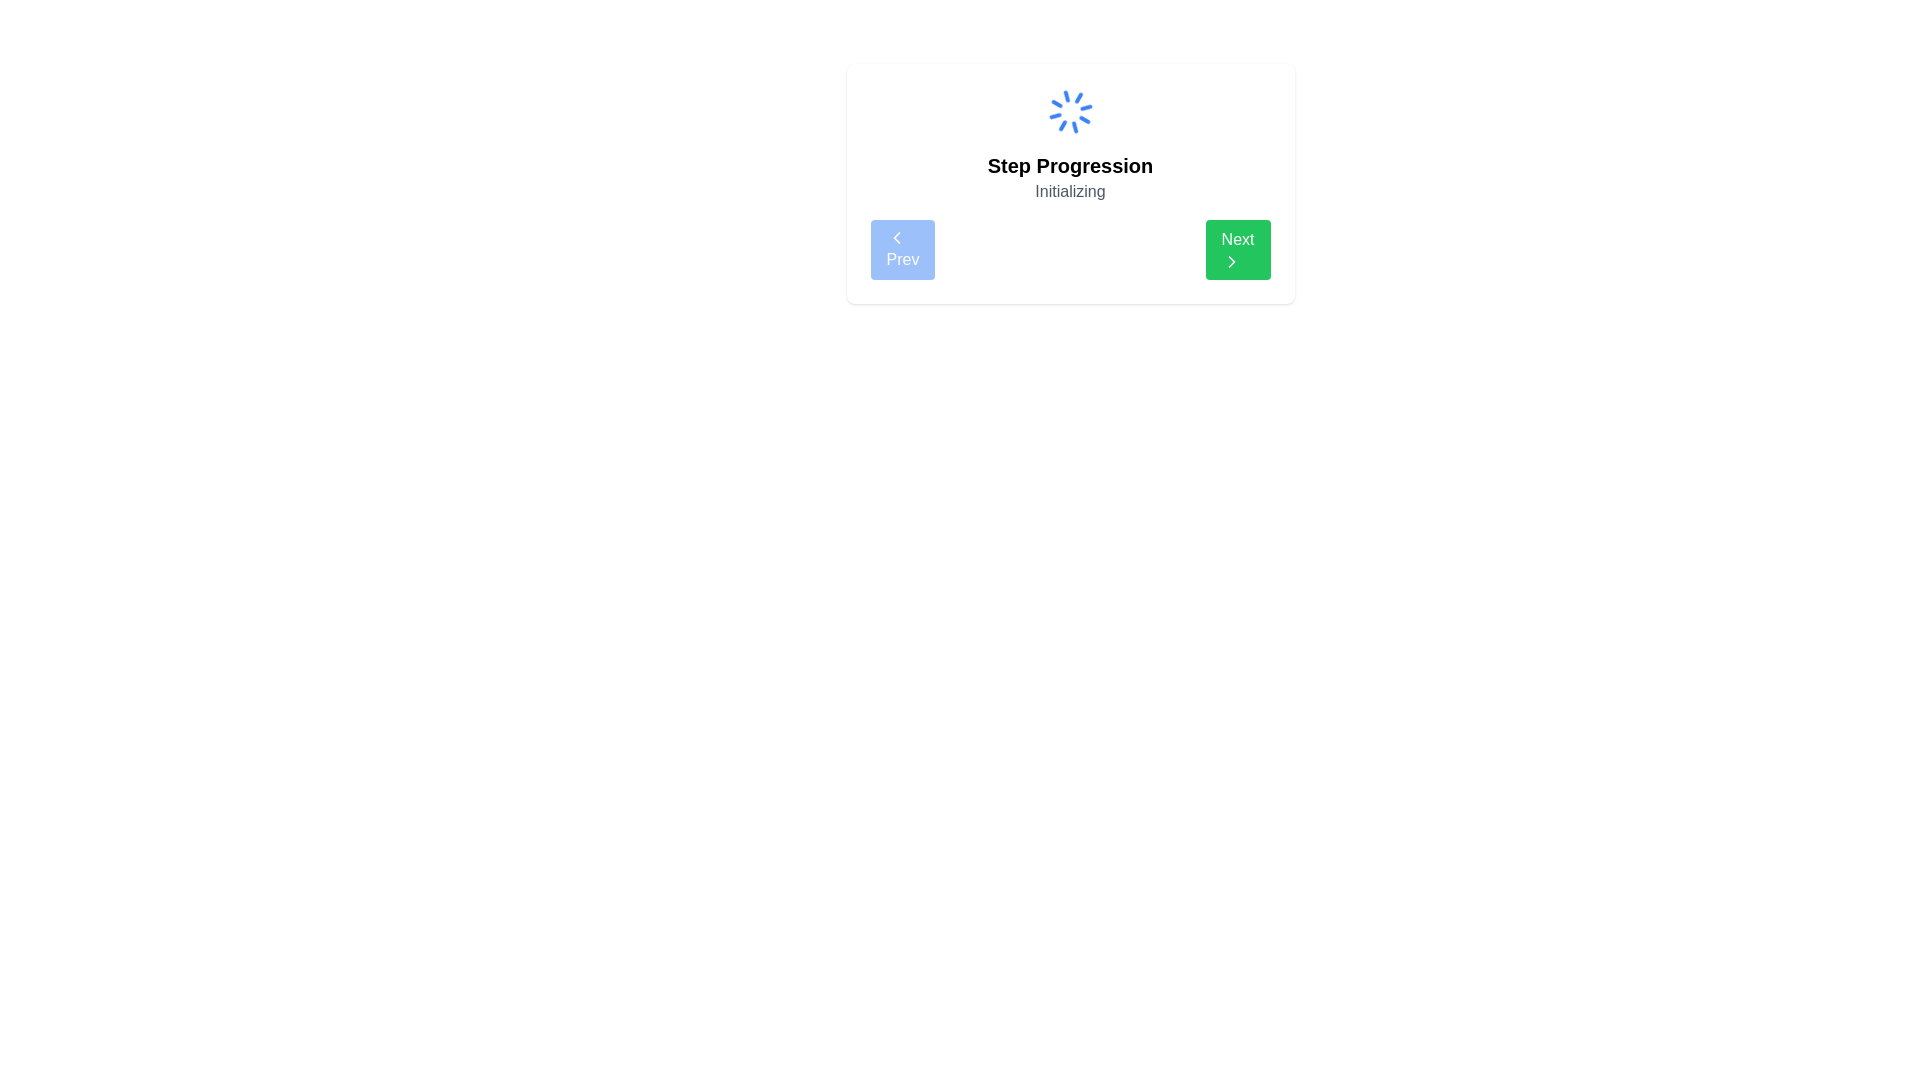 The height and width of the screenshot is (1080, 1920). Describe the element at coordinates (1230, 261) in the screenshot. I see `the SVG icon inside the green 'Next' button, which serves as a directional cue to proceed forward in the sequence` at that location.